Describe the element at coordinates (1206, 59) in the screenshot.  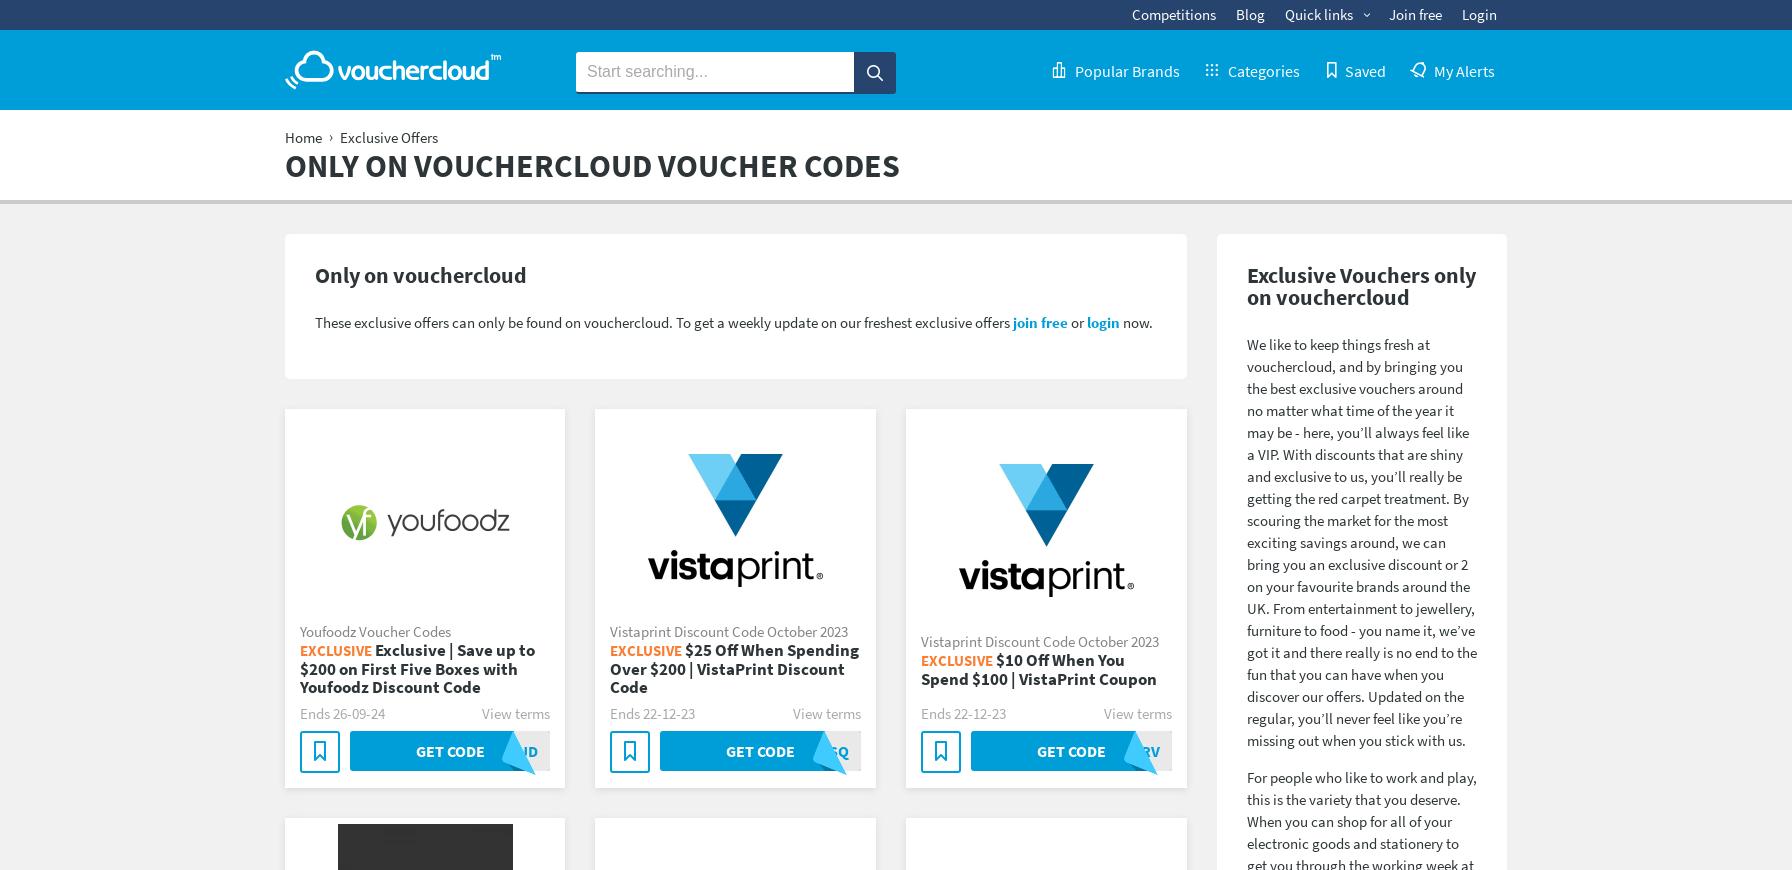
I see `'Top 25 Offers'` at that location.